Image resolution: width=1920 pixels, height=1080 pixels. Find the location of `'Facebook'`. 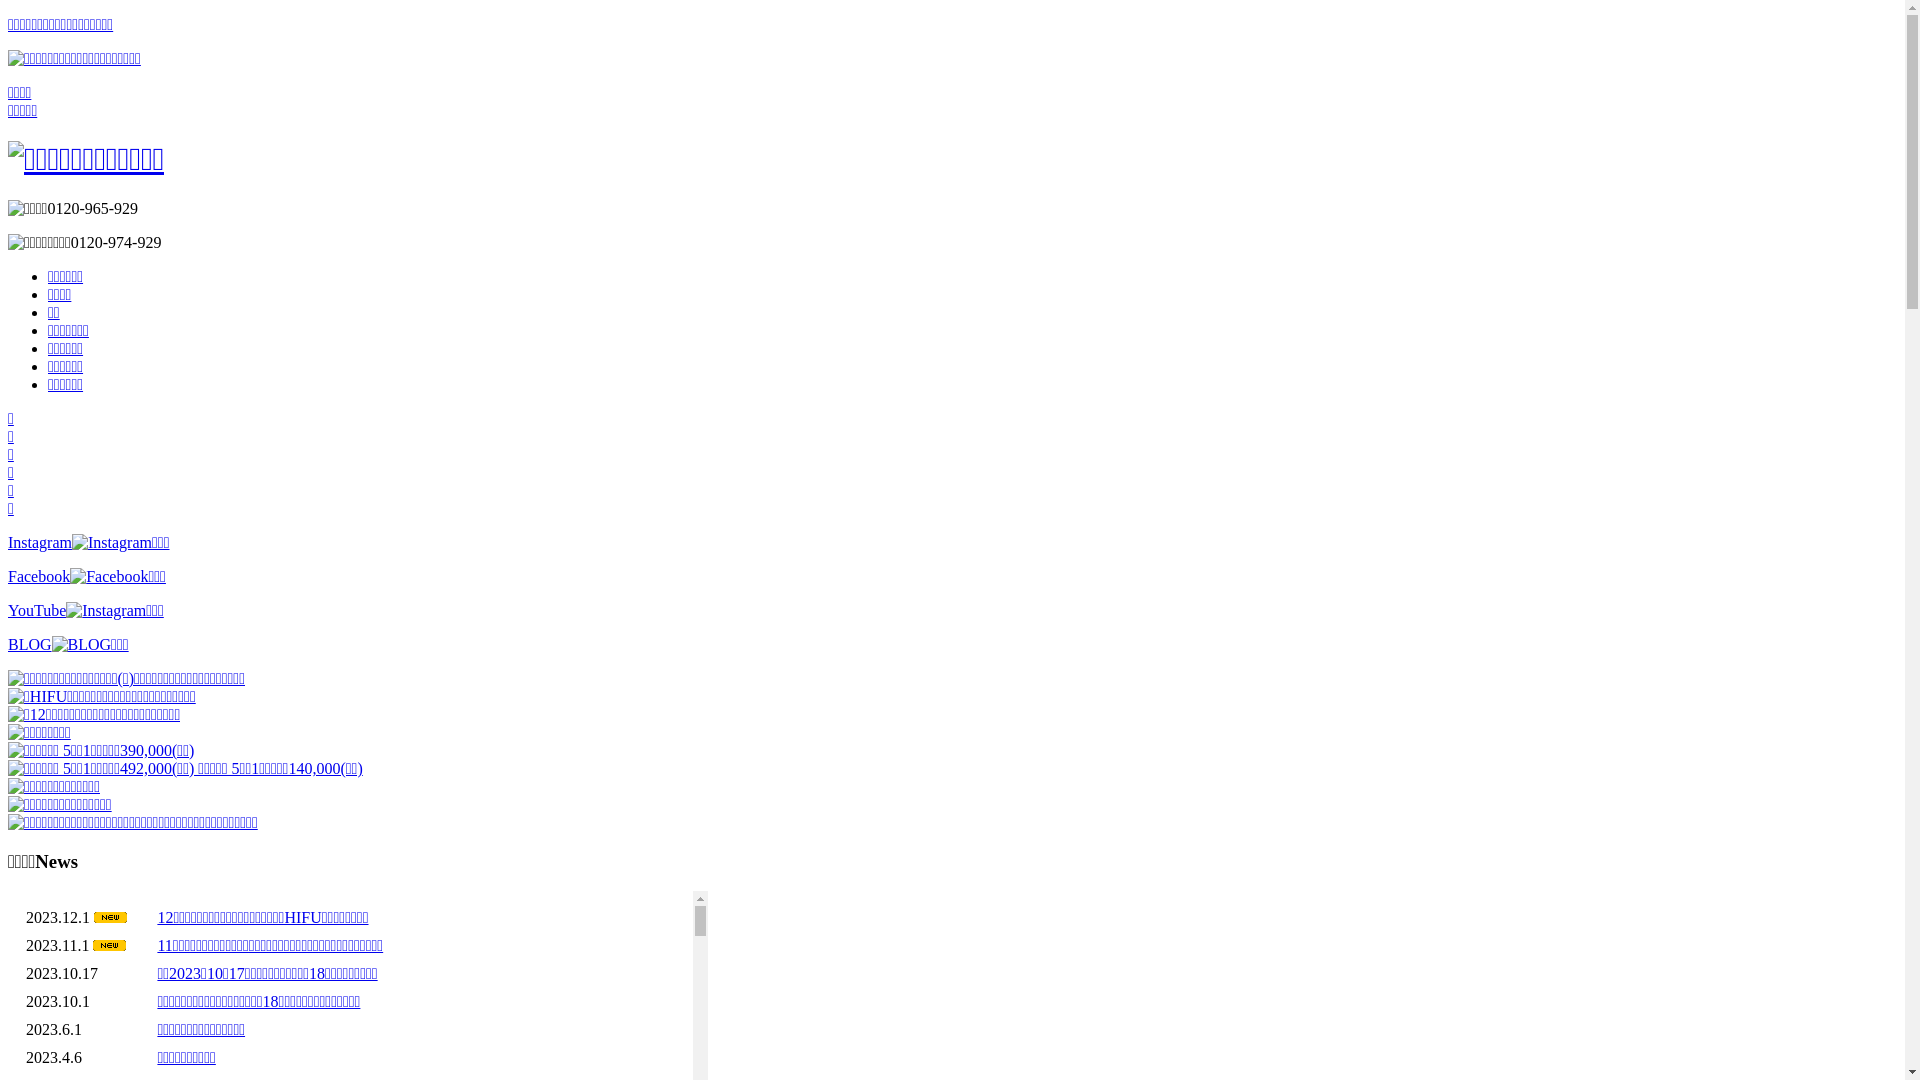

'Facebook' is located at coordinates (85, 576).